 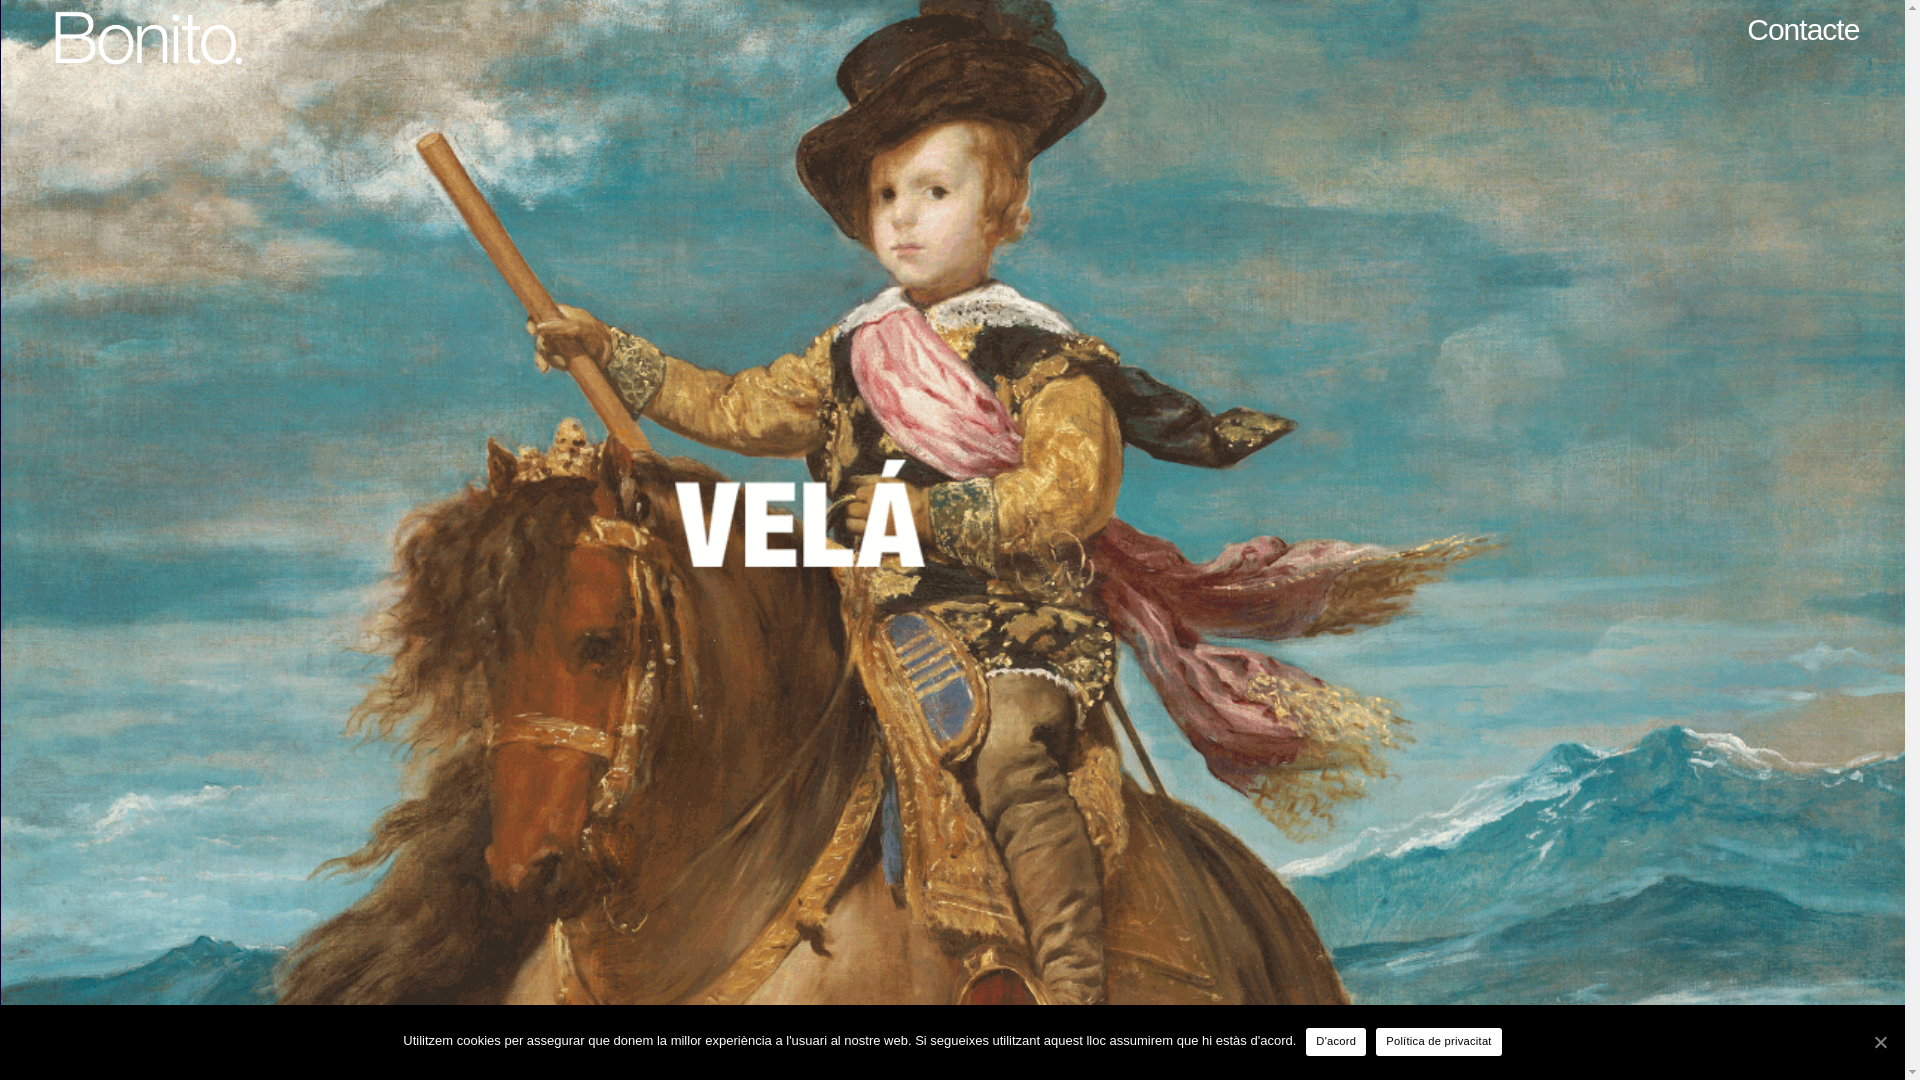 I want to click on 'D'acord', so click(x=1305, y=1040).